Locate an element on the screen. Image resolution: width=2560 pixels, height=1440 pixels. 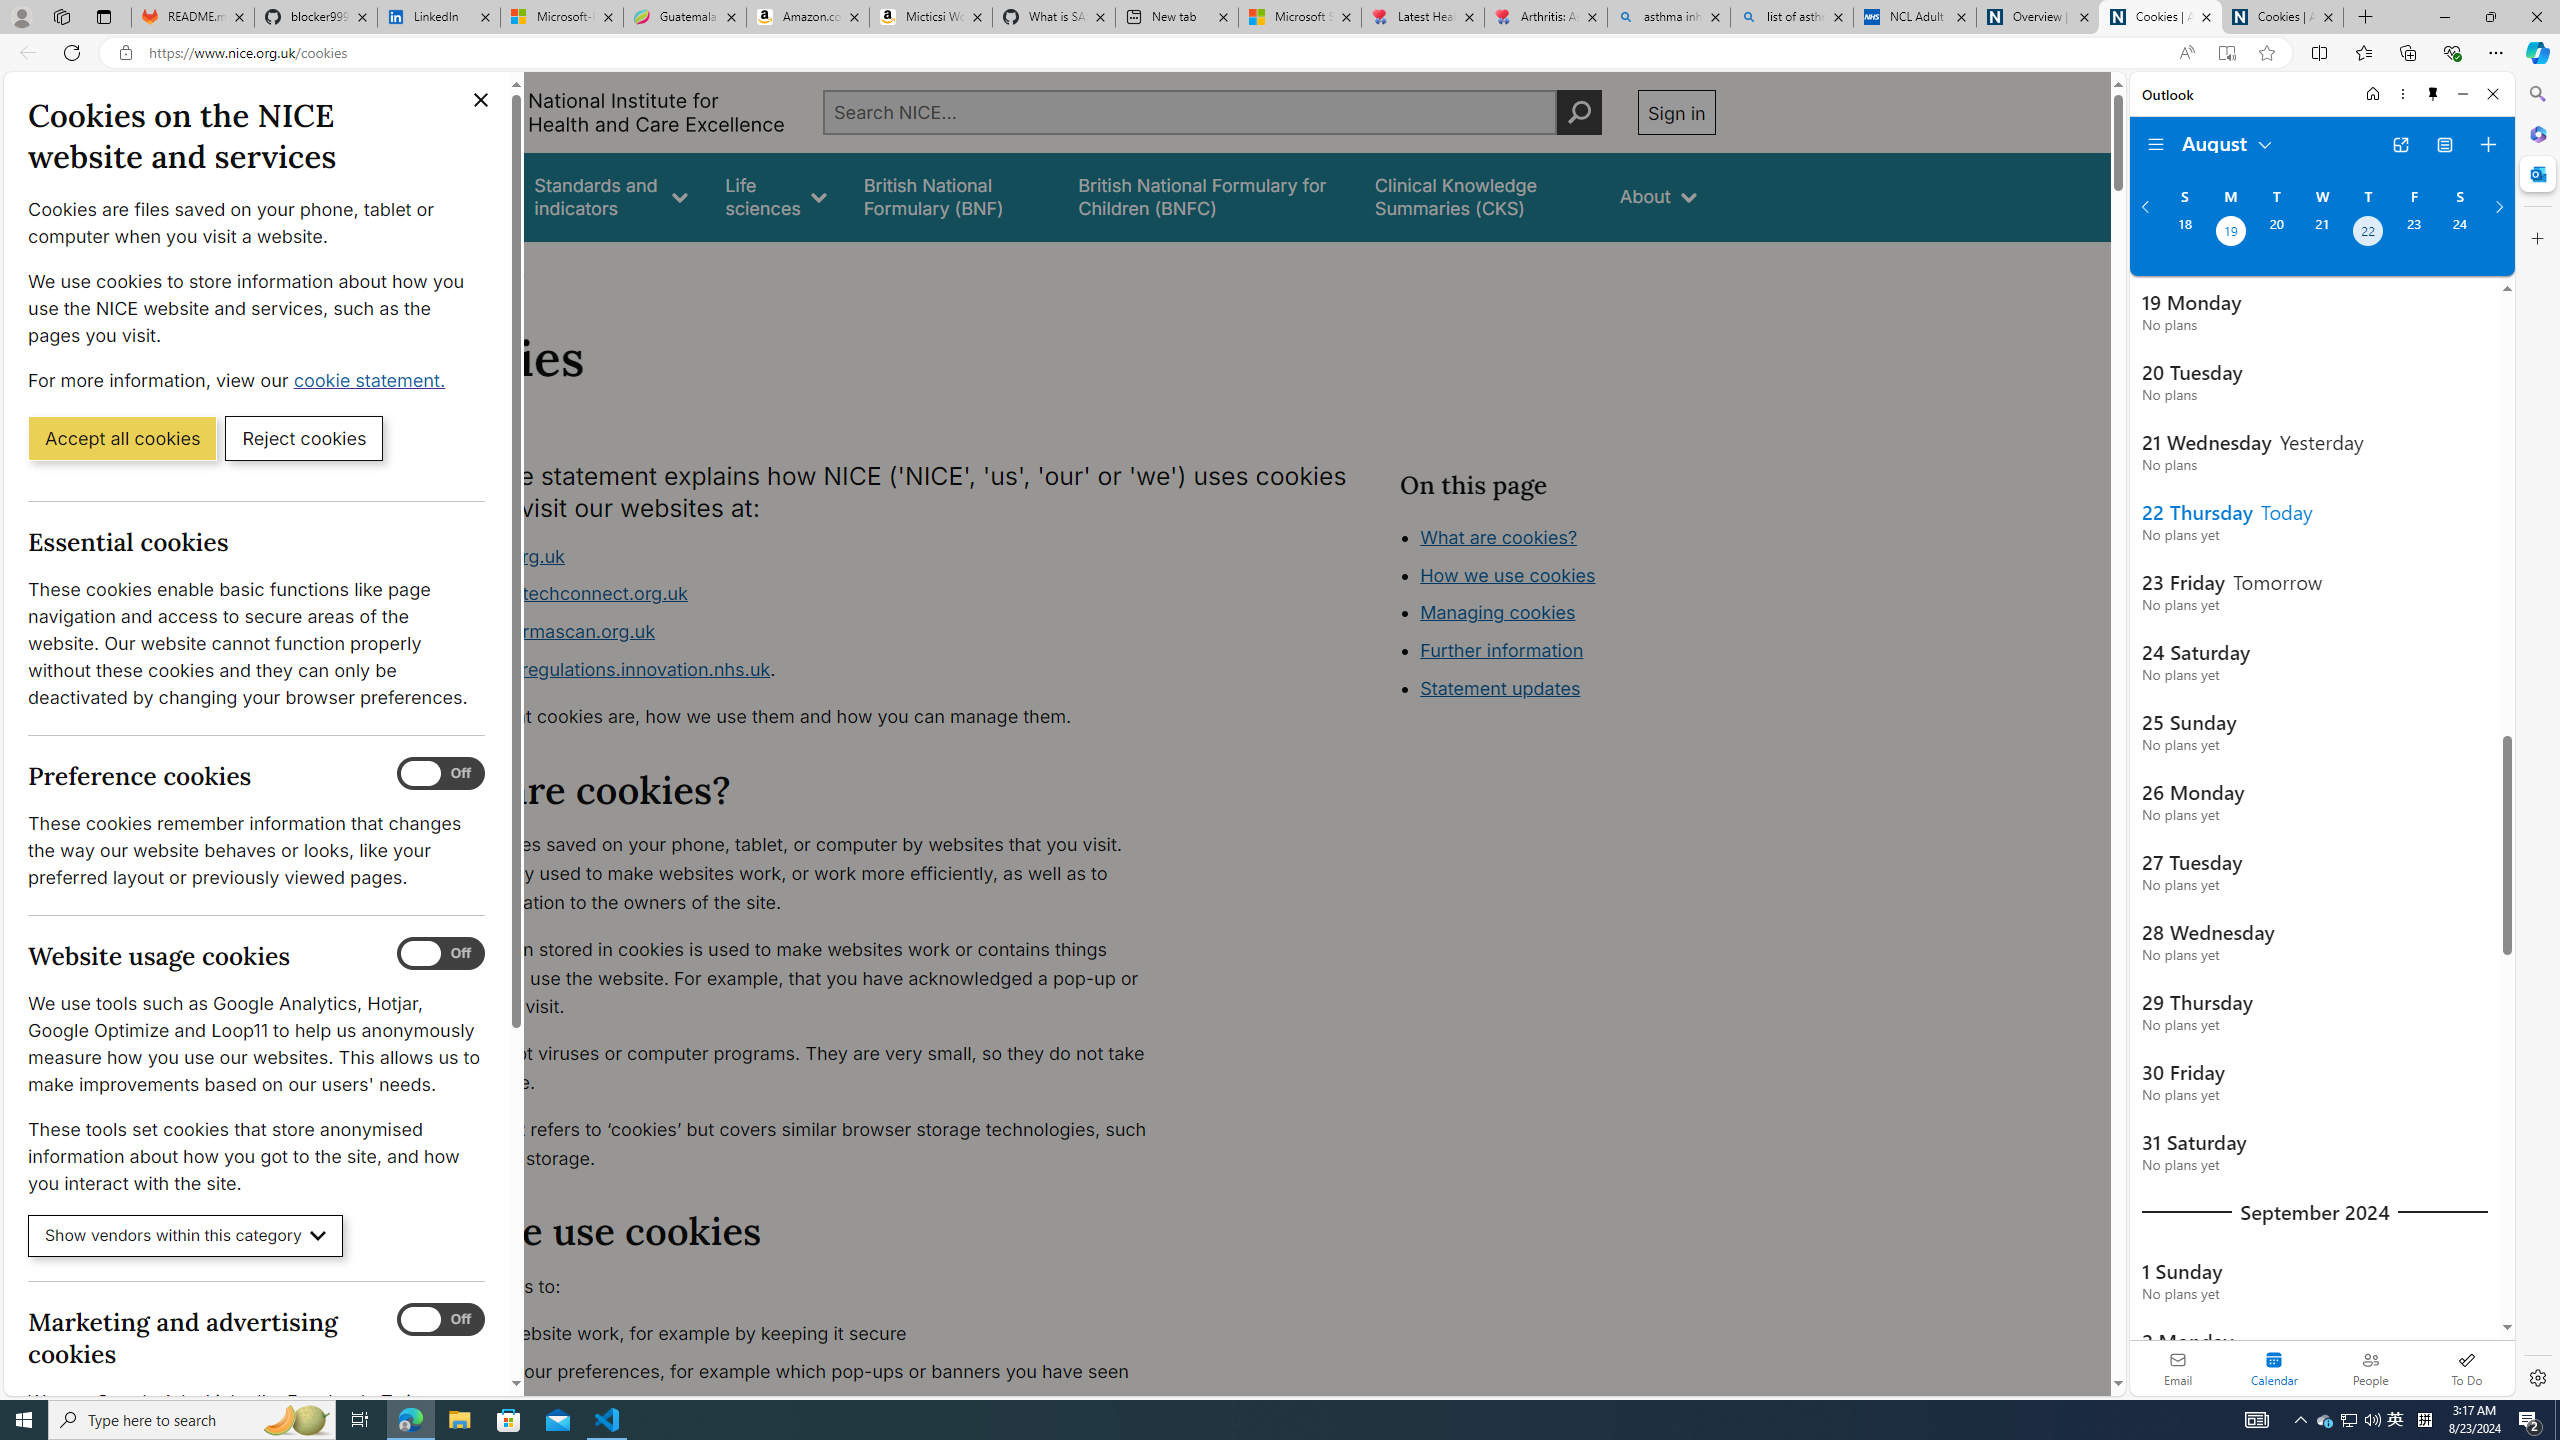
'Reject cookies' is located at coordinates (303, 436).